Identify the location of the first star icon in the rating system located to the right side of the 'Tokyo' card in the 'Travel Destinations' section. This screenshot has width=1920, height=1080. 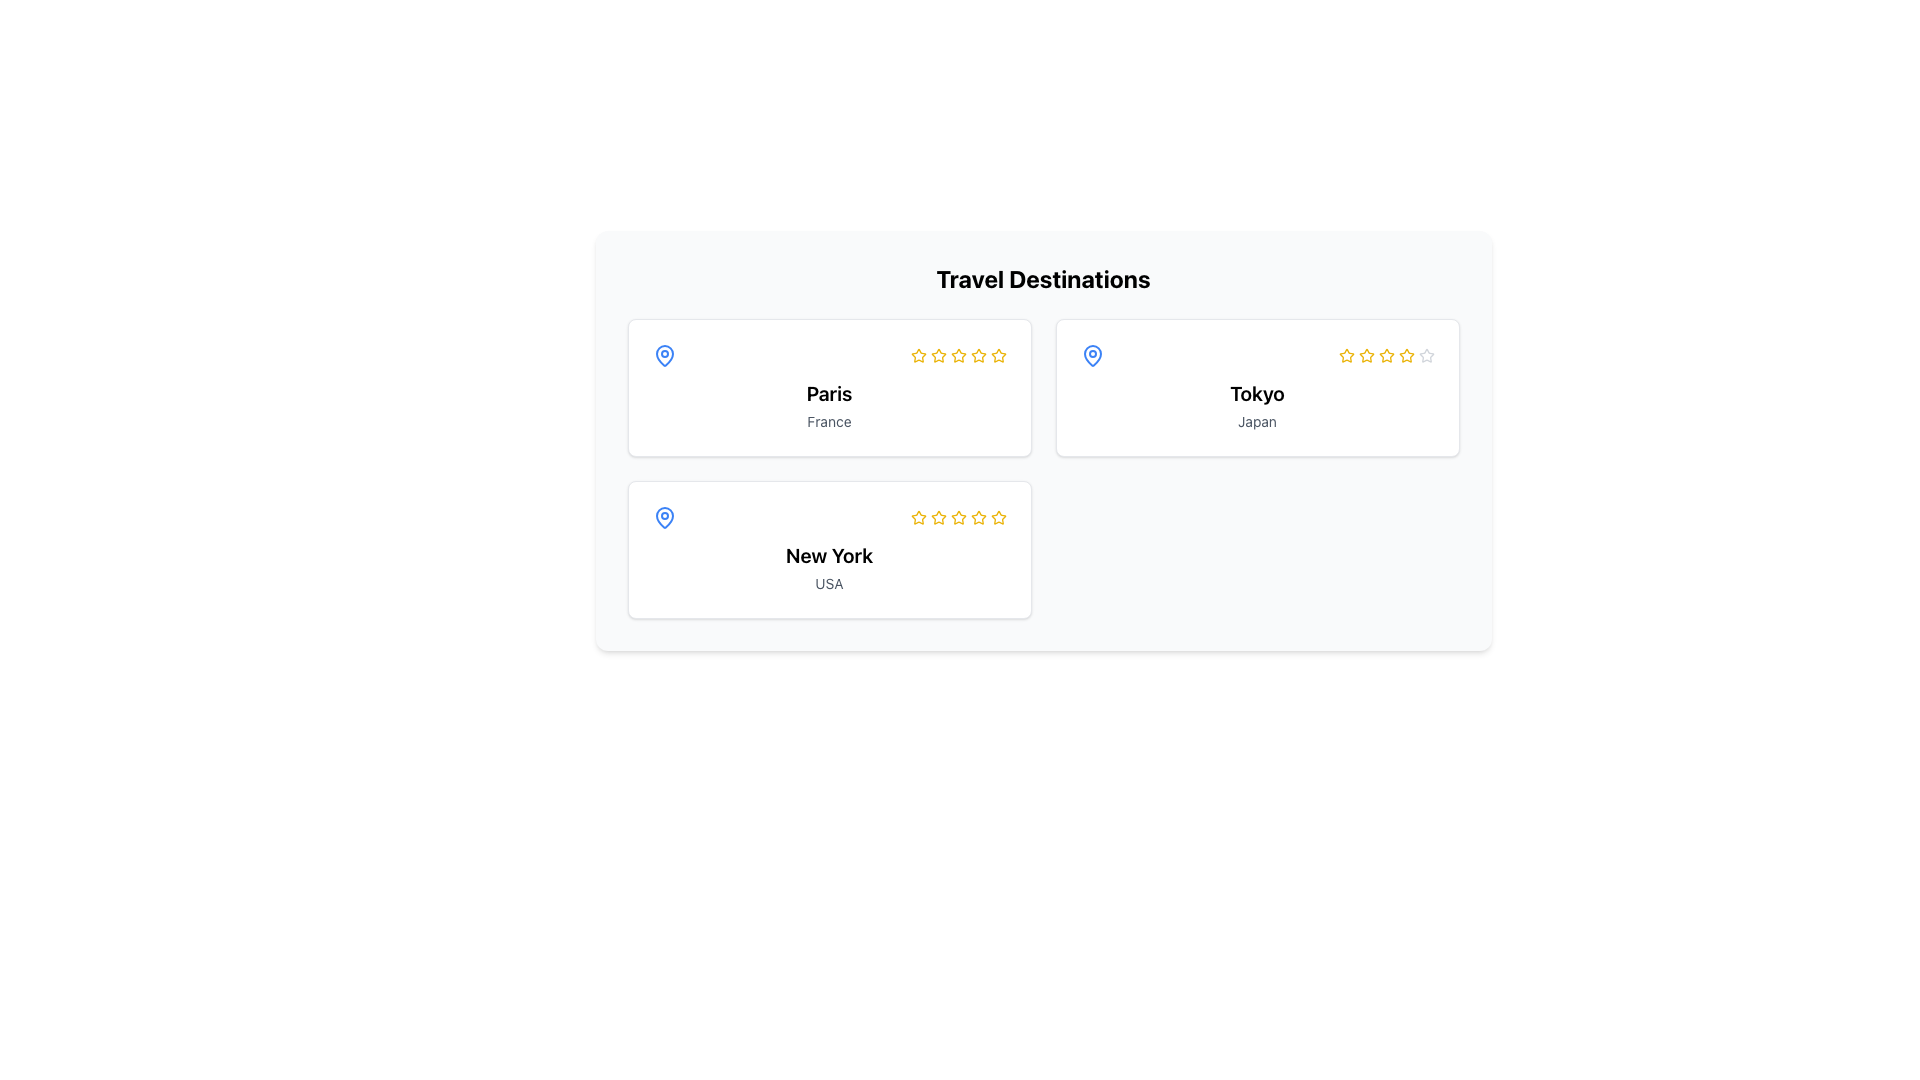
(1346, 354).